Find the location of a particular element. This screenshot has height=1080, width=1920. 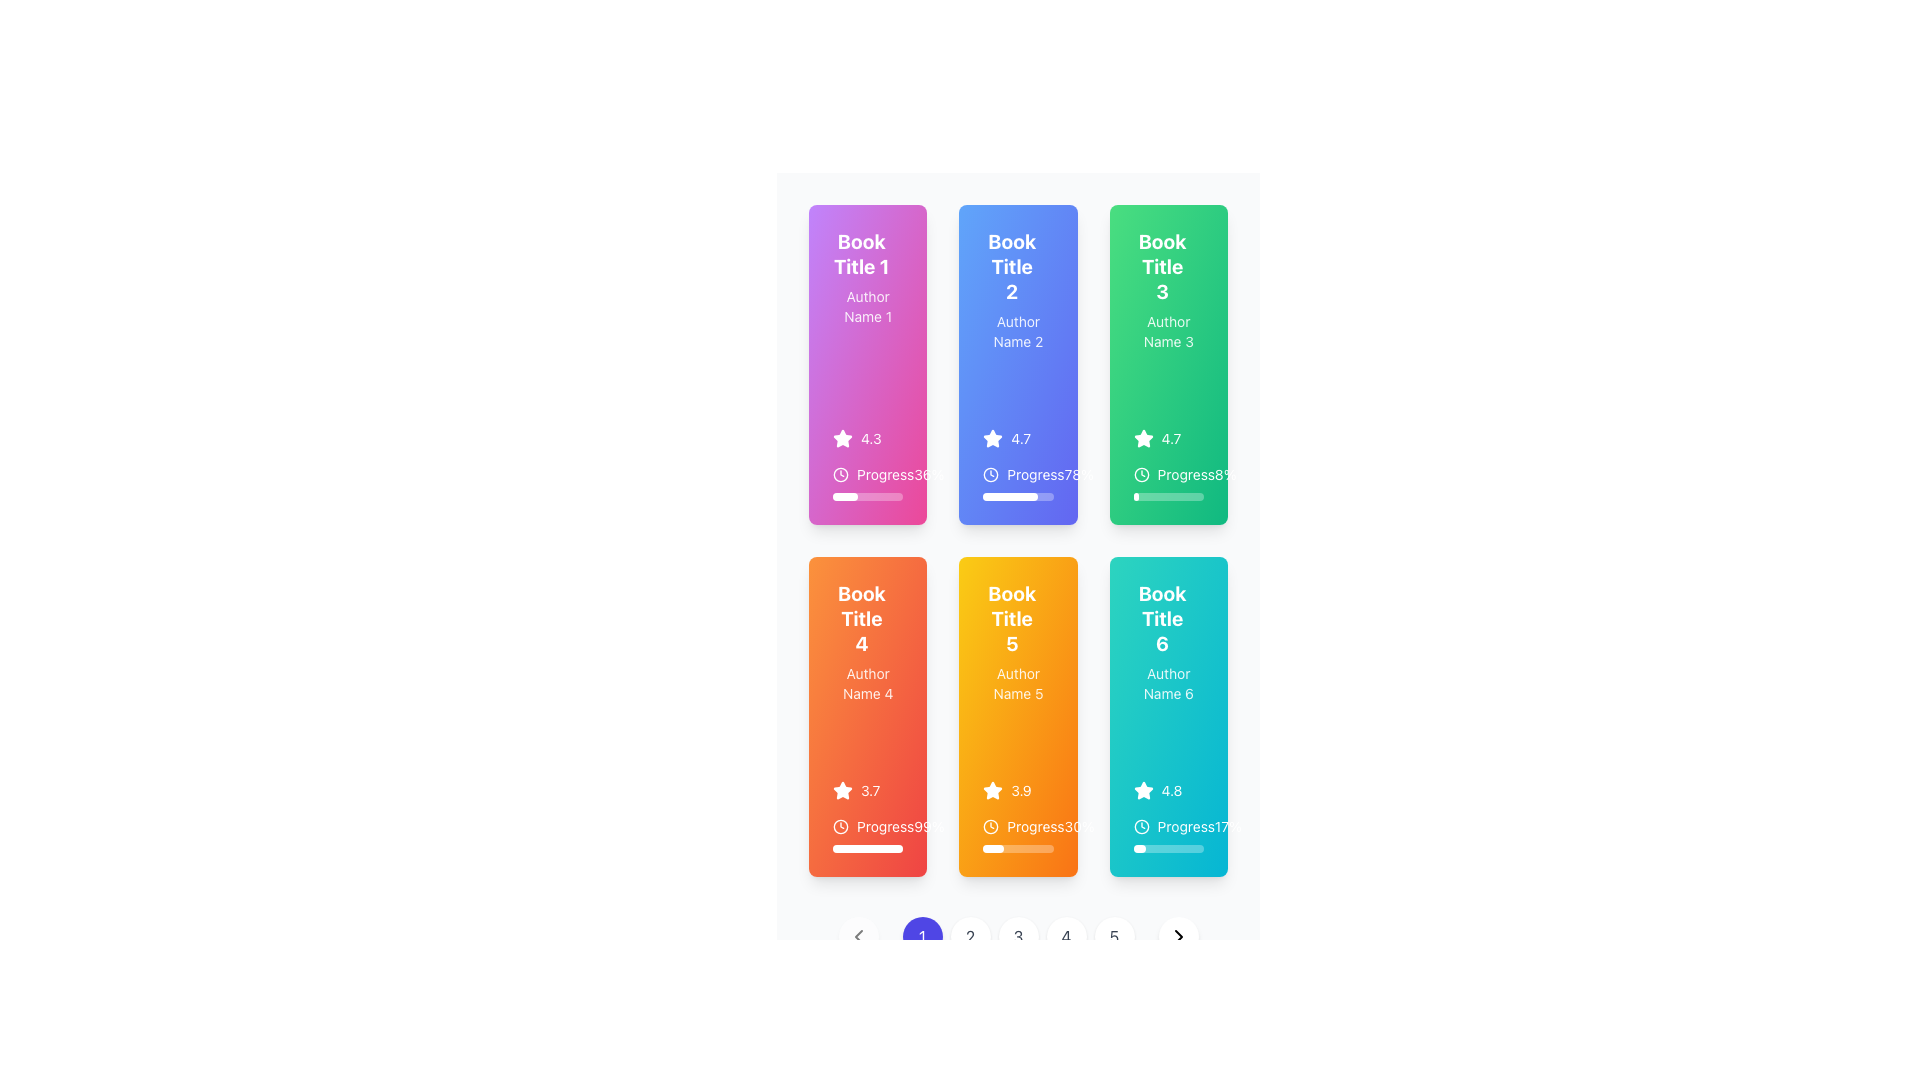

the Progress Indicator element that displays the text 'Progress' and a progress percentage of '36%', located within the card titled 'Book Title 1' is located at coordinates (868, 465).